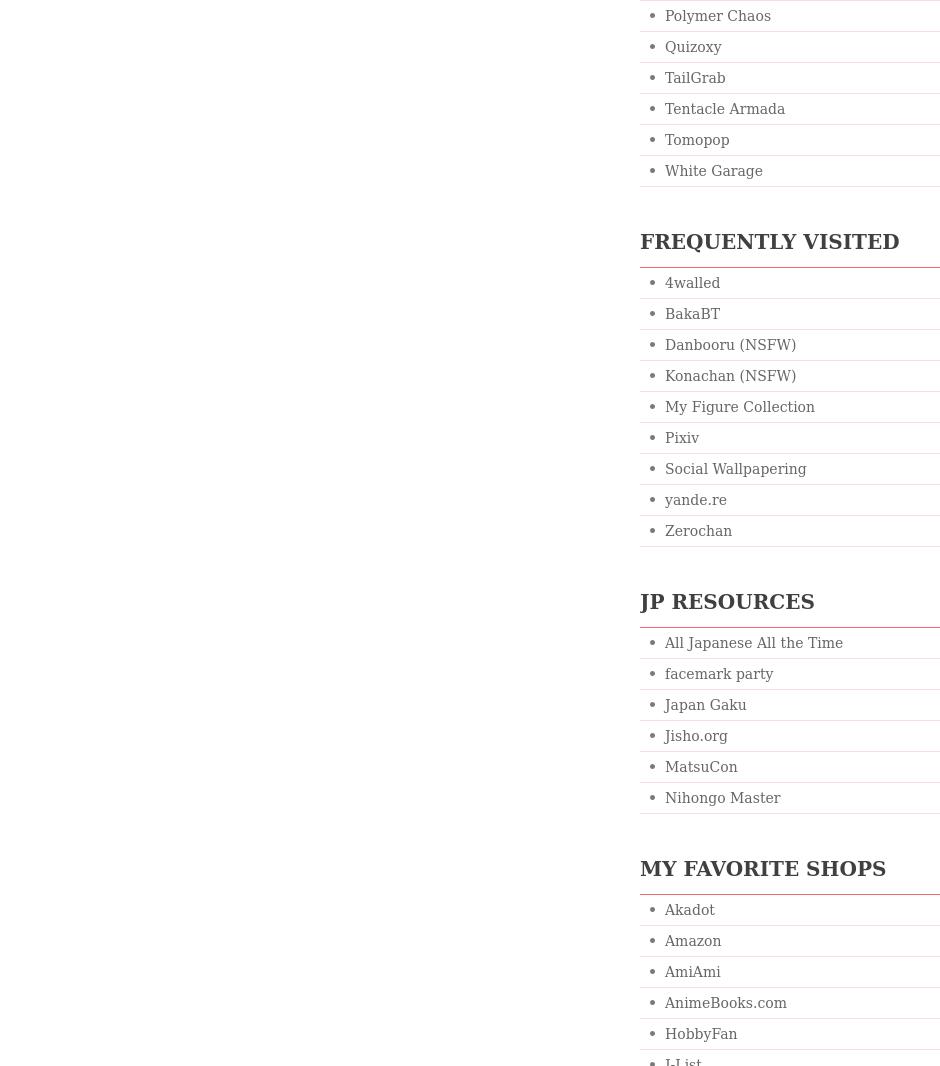 The image size is (940, 1066). I want to click on 'Frequently Visited', so click(768, 240).